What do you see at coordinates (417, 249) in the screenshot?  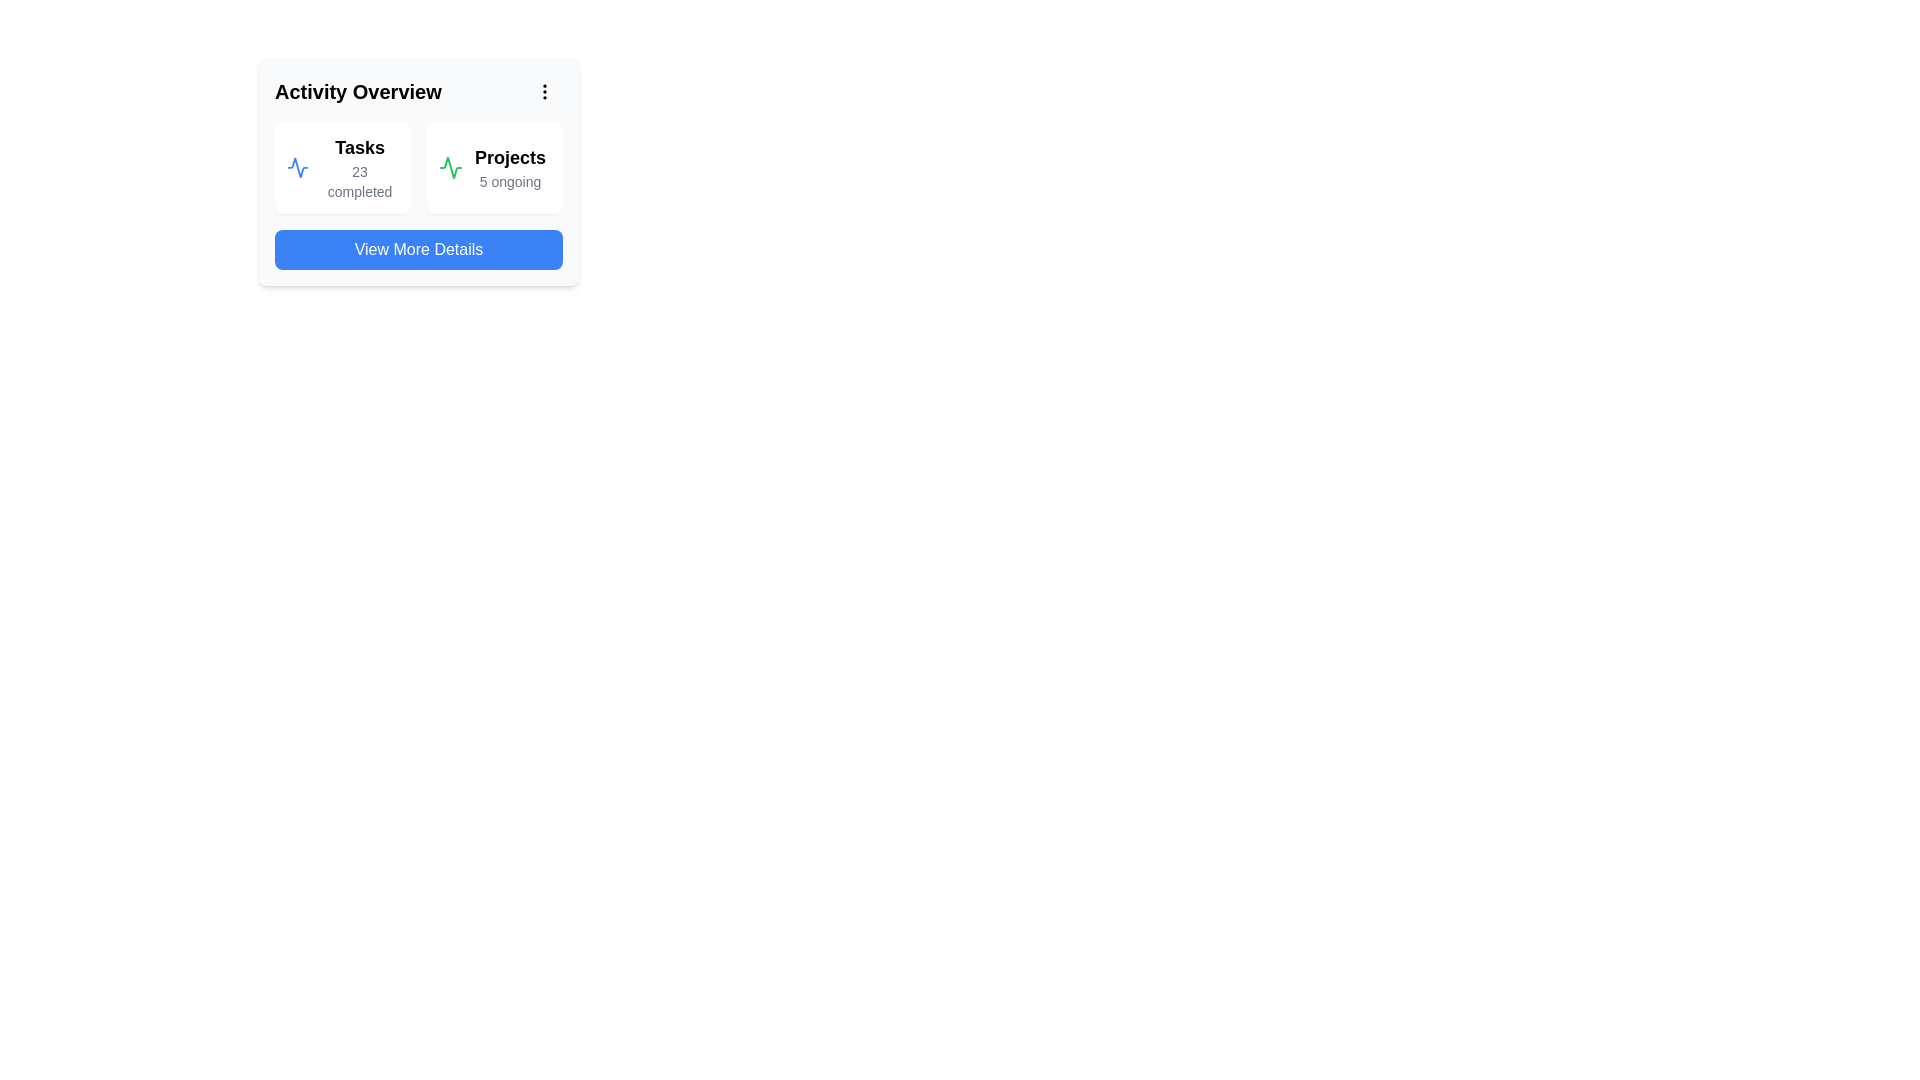 I see `the blue rectangular button labeled 'View More Details' located at the bottom of the 'Activity Overview' card` at bounding box center [417, 249].